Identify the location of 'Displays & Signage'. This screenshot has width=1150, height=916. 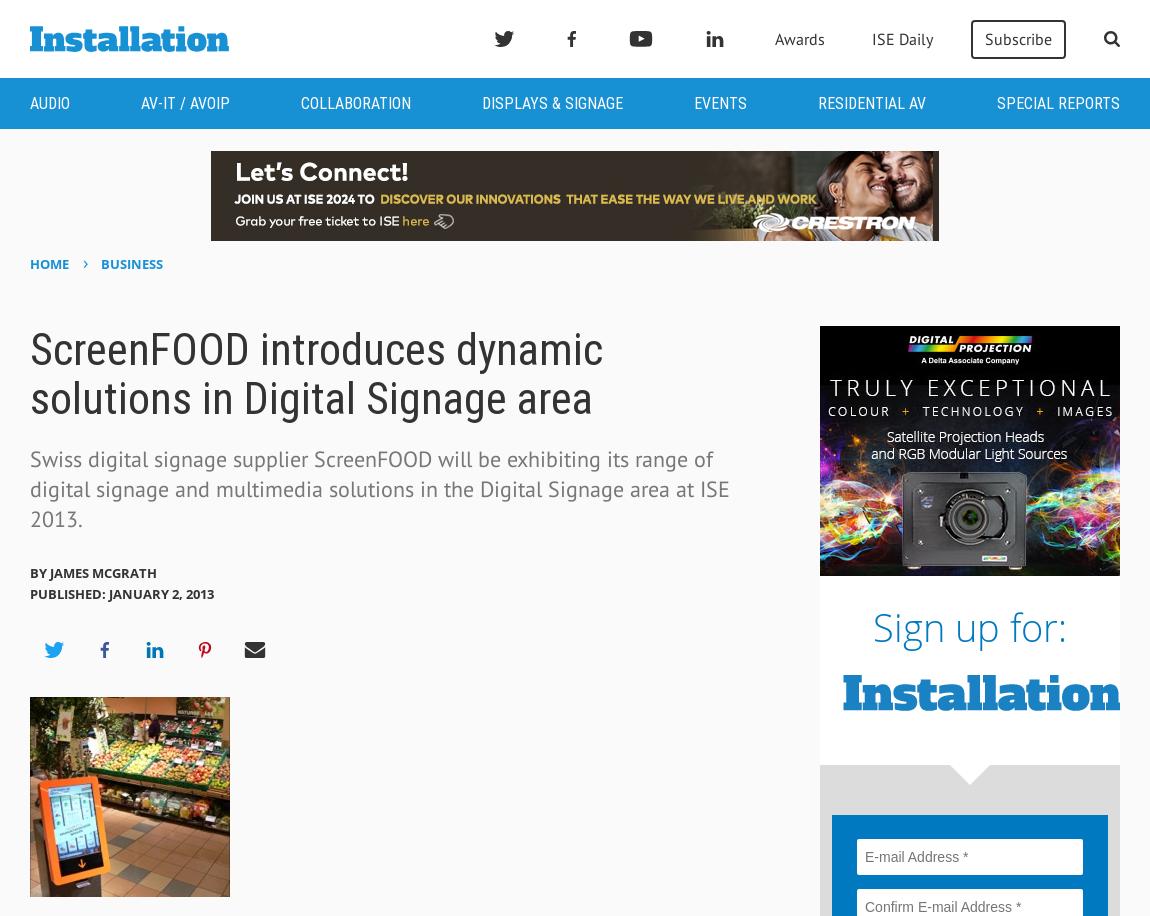
(551, 102).